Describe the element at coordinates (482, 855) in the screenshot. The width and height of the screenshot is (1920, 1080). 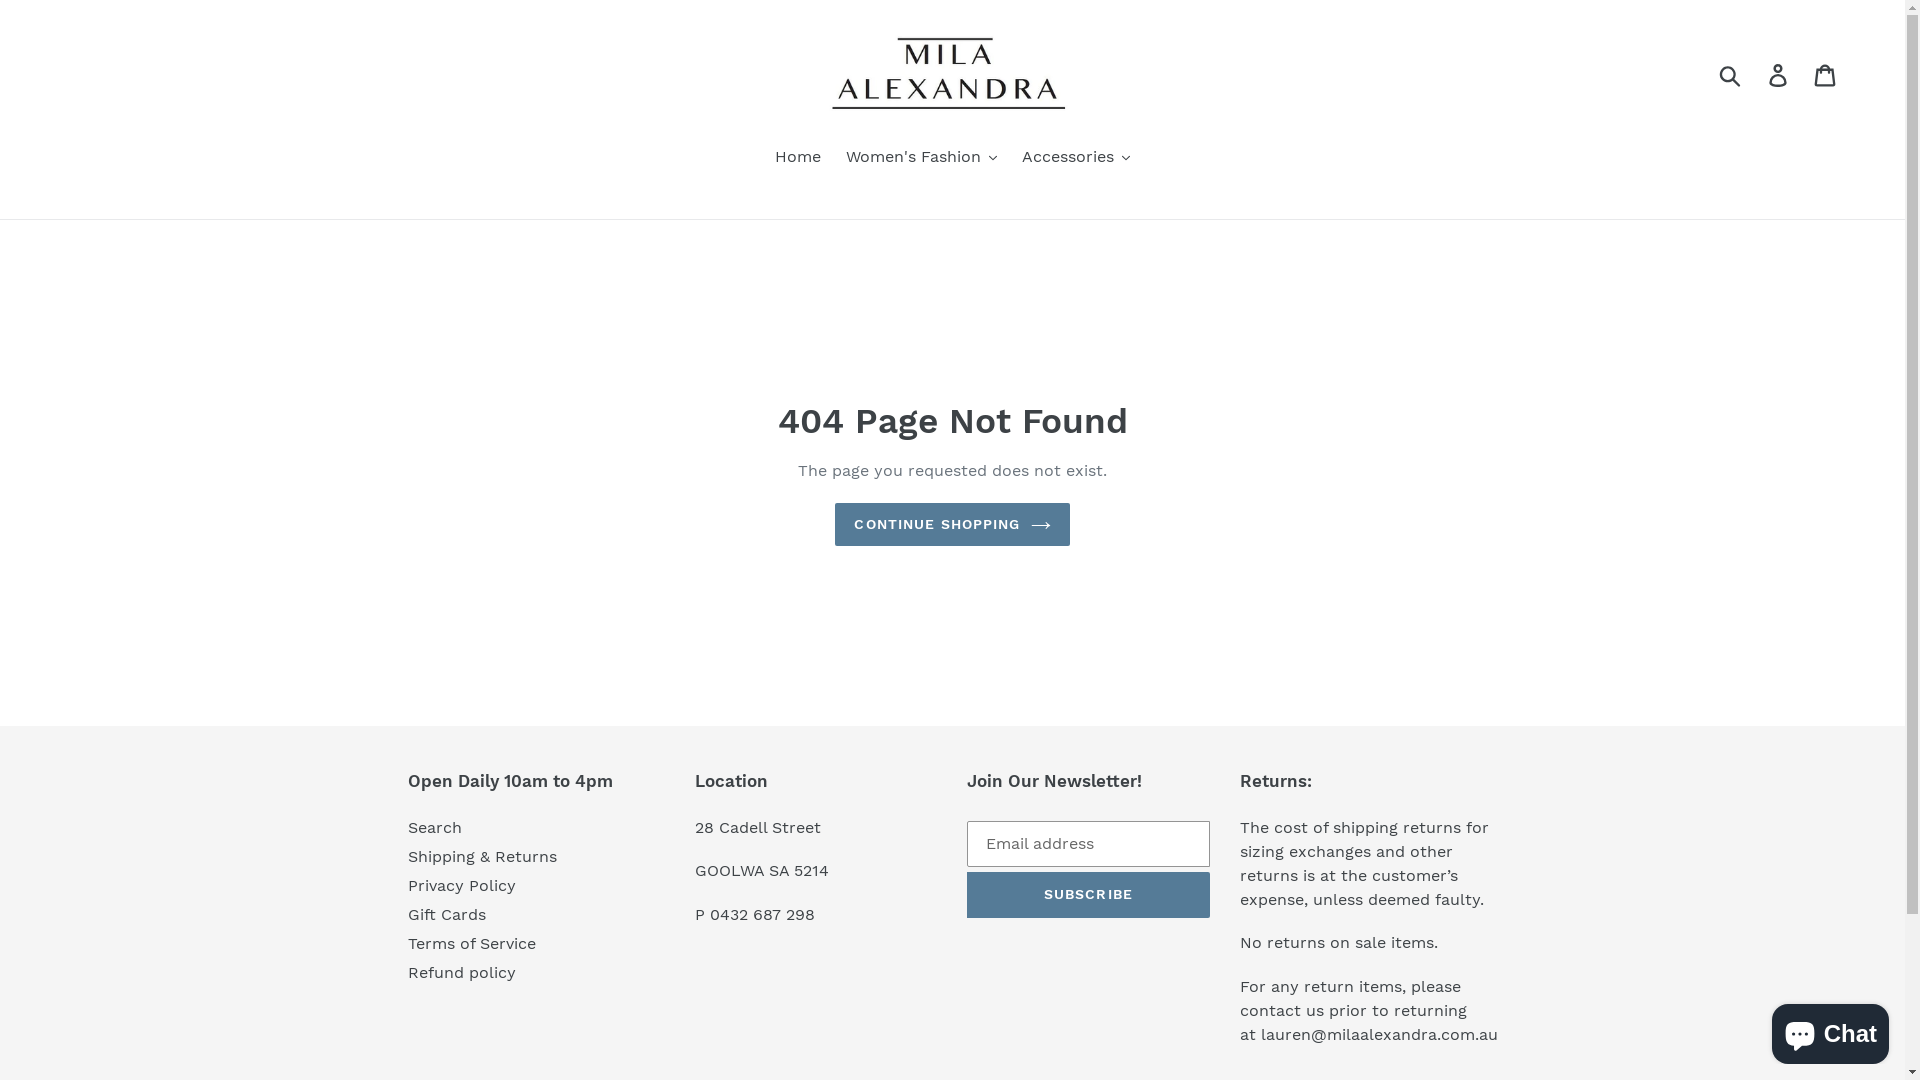
I see `'Shipping & Returns'` at that location.